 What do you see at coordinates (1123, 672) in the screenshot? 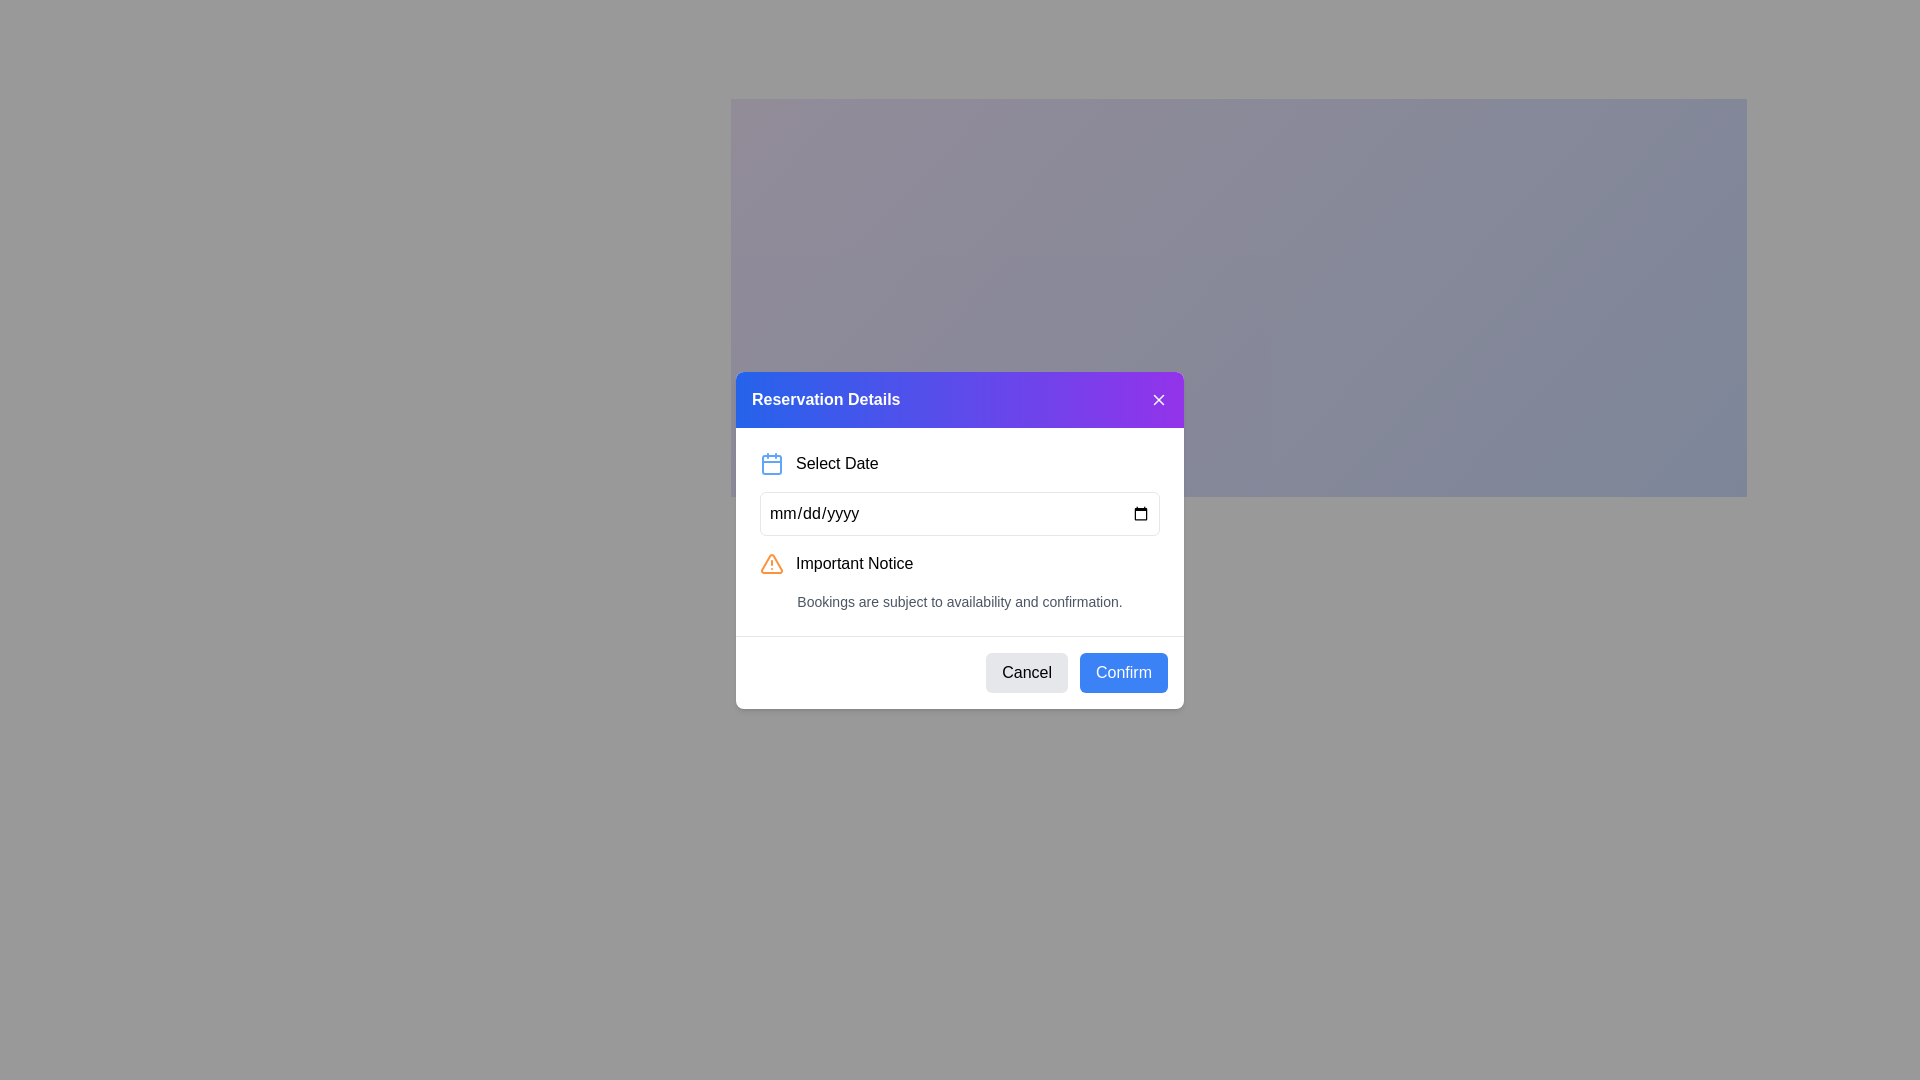
I see `the 'Confirm' button, which is a rectangular button with a blue background and white text, located at the bottom section of a modal dialog` at bounding box center [1123, 672].